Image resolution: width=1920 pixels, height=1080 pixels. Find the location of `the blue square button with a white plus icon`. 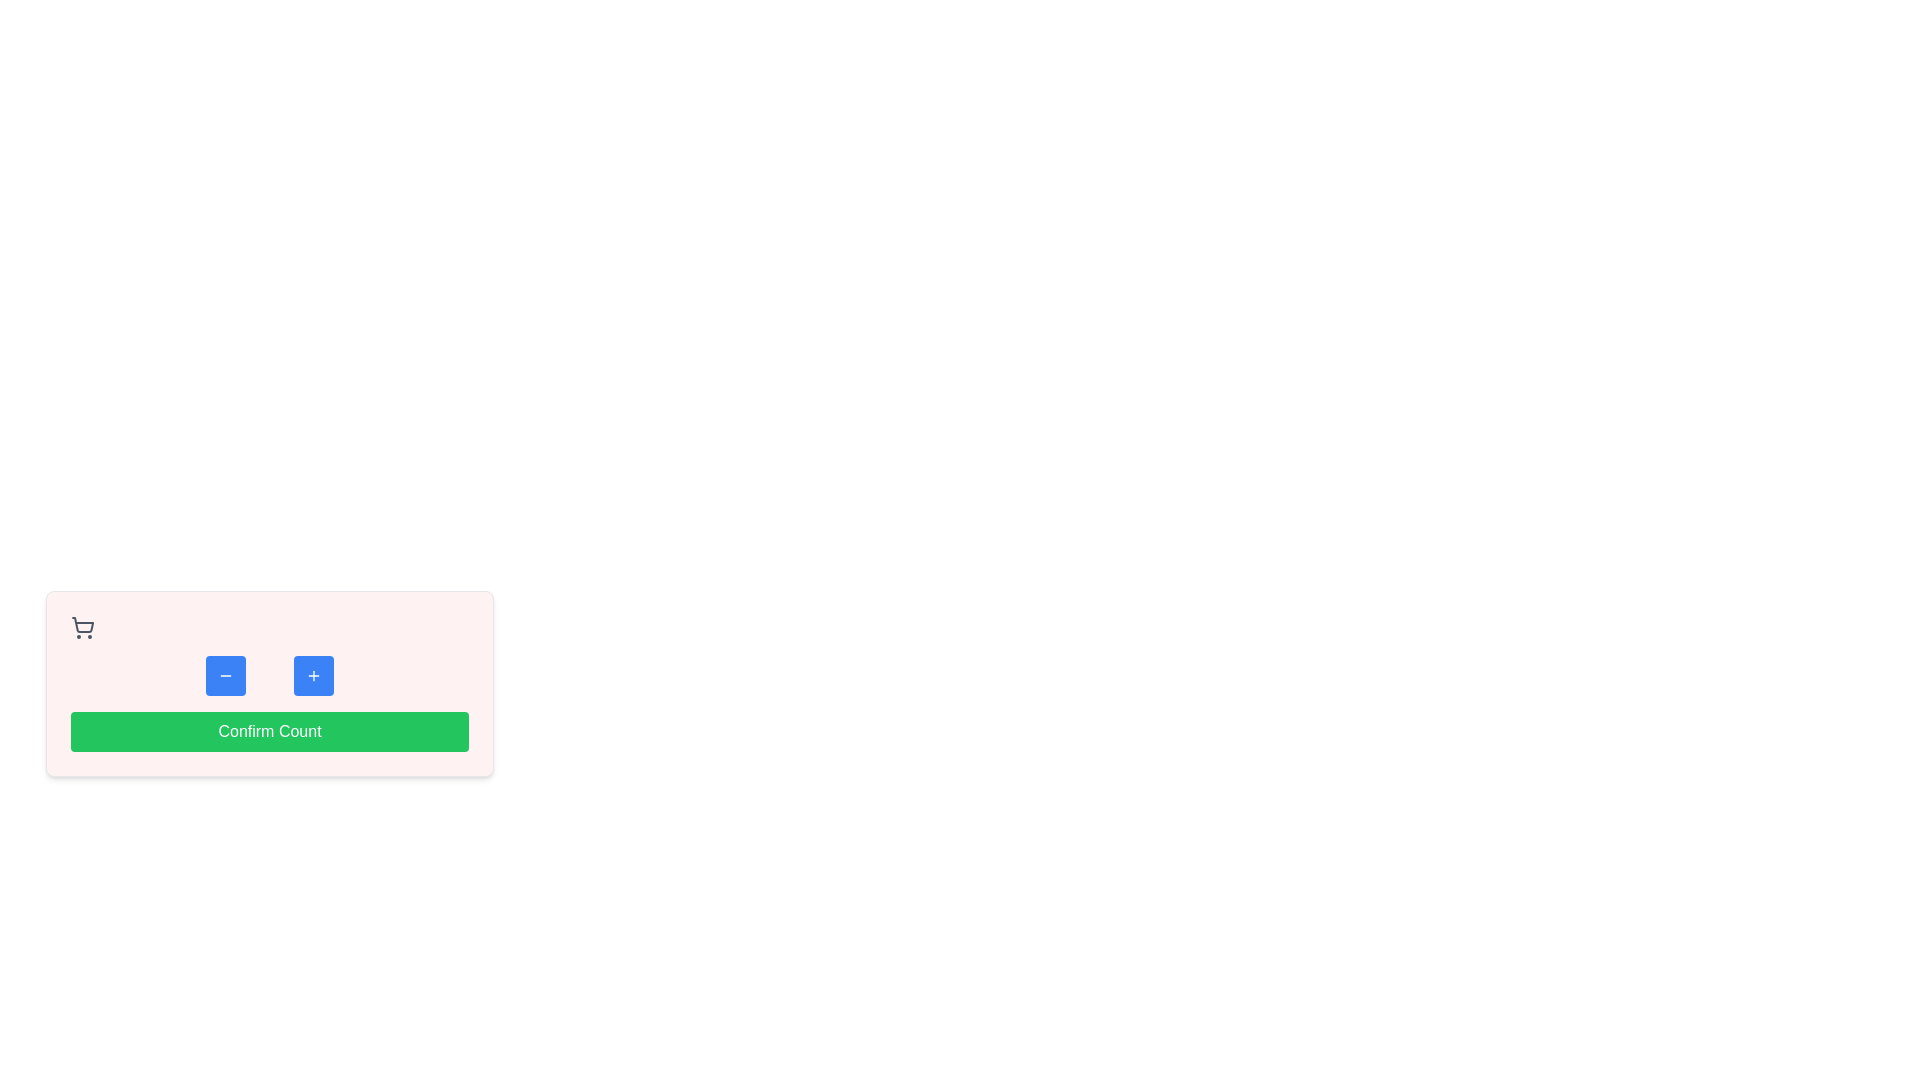

the blue square button with a white plus icon is located at coordinates (312, 675).